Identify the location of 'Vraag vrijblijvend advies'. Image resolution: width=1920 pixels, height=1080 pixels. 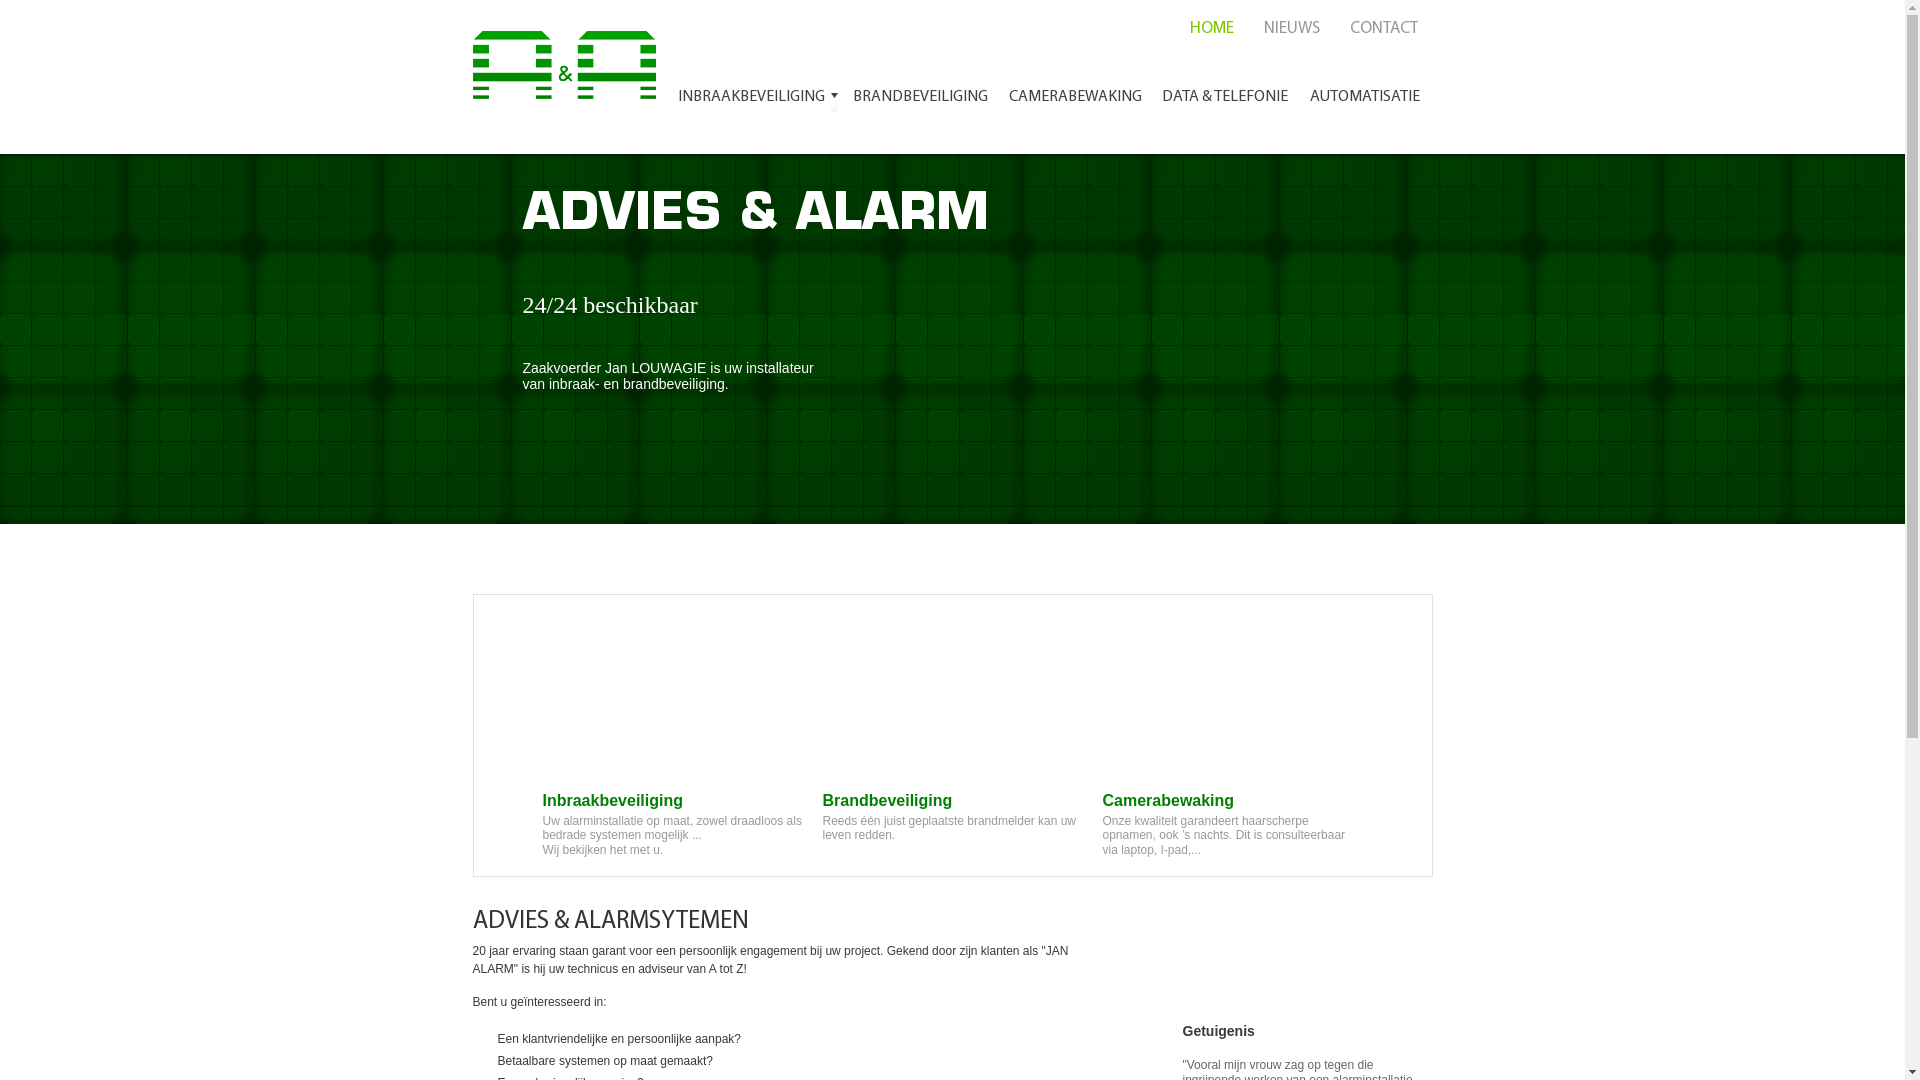
(1280, 941).